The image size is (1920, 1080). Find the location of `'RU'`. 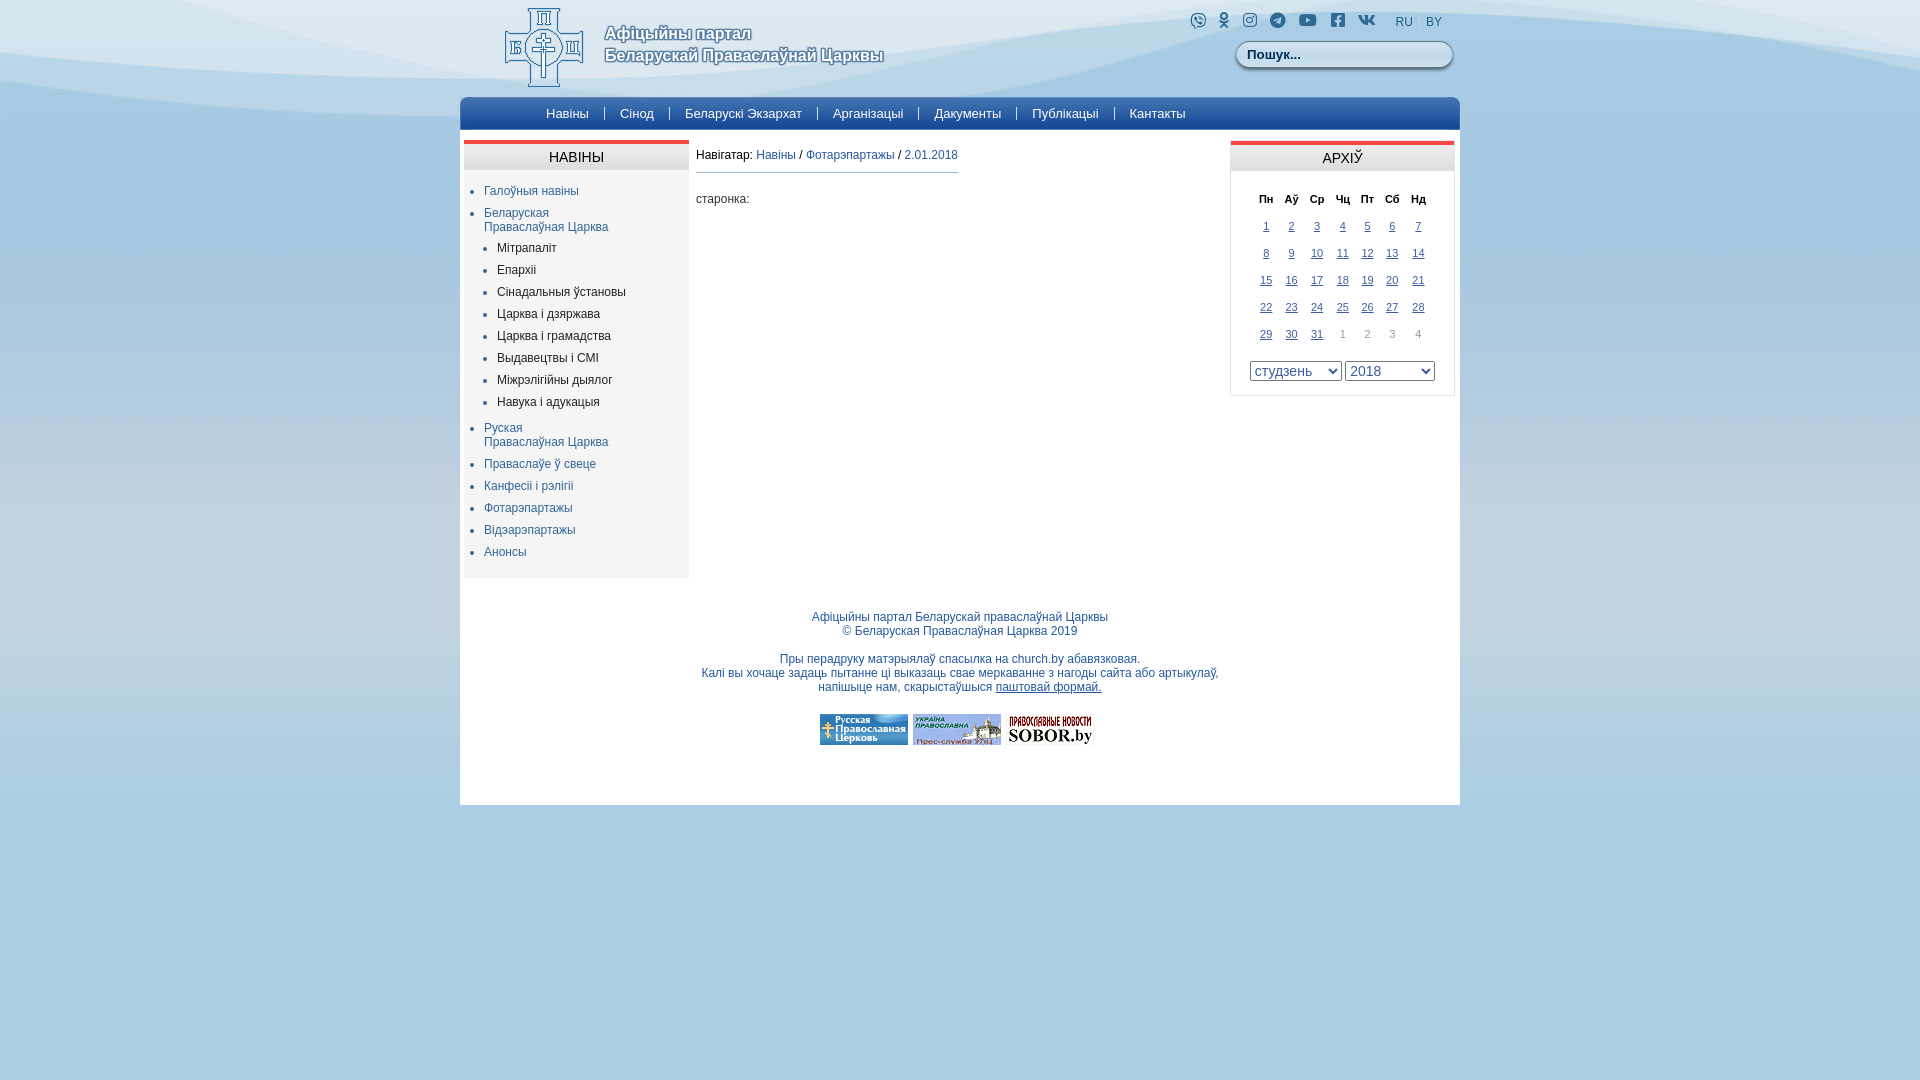

'RU' is located at coordinates (1403, 22).